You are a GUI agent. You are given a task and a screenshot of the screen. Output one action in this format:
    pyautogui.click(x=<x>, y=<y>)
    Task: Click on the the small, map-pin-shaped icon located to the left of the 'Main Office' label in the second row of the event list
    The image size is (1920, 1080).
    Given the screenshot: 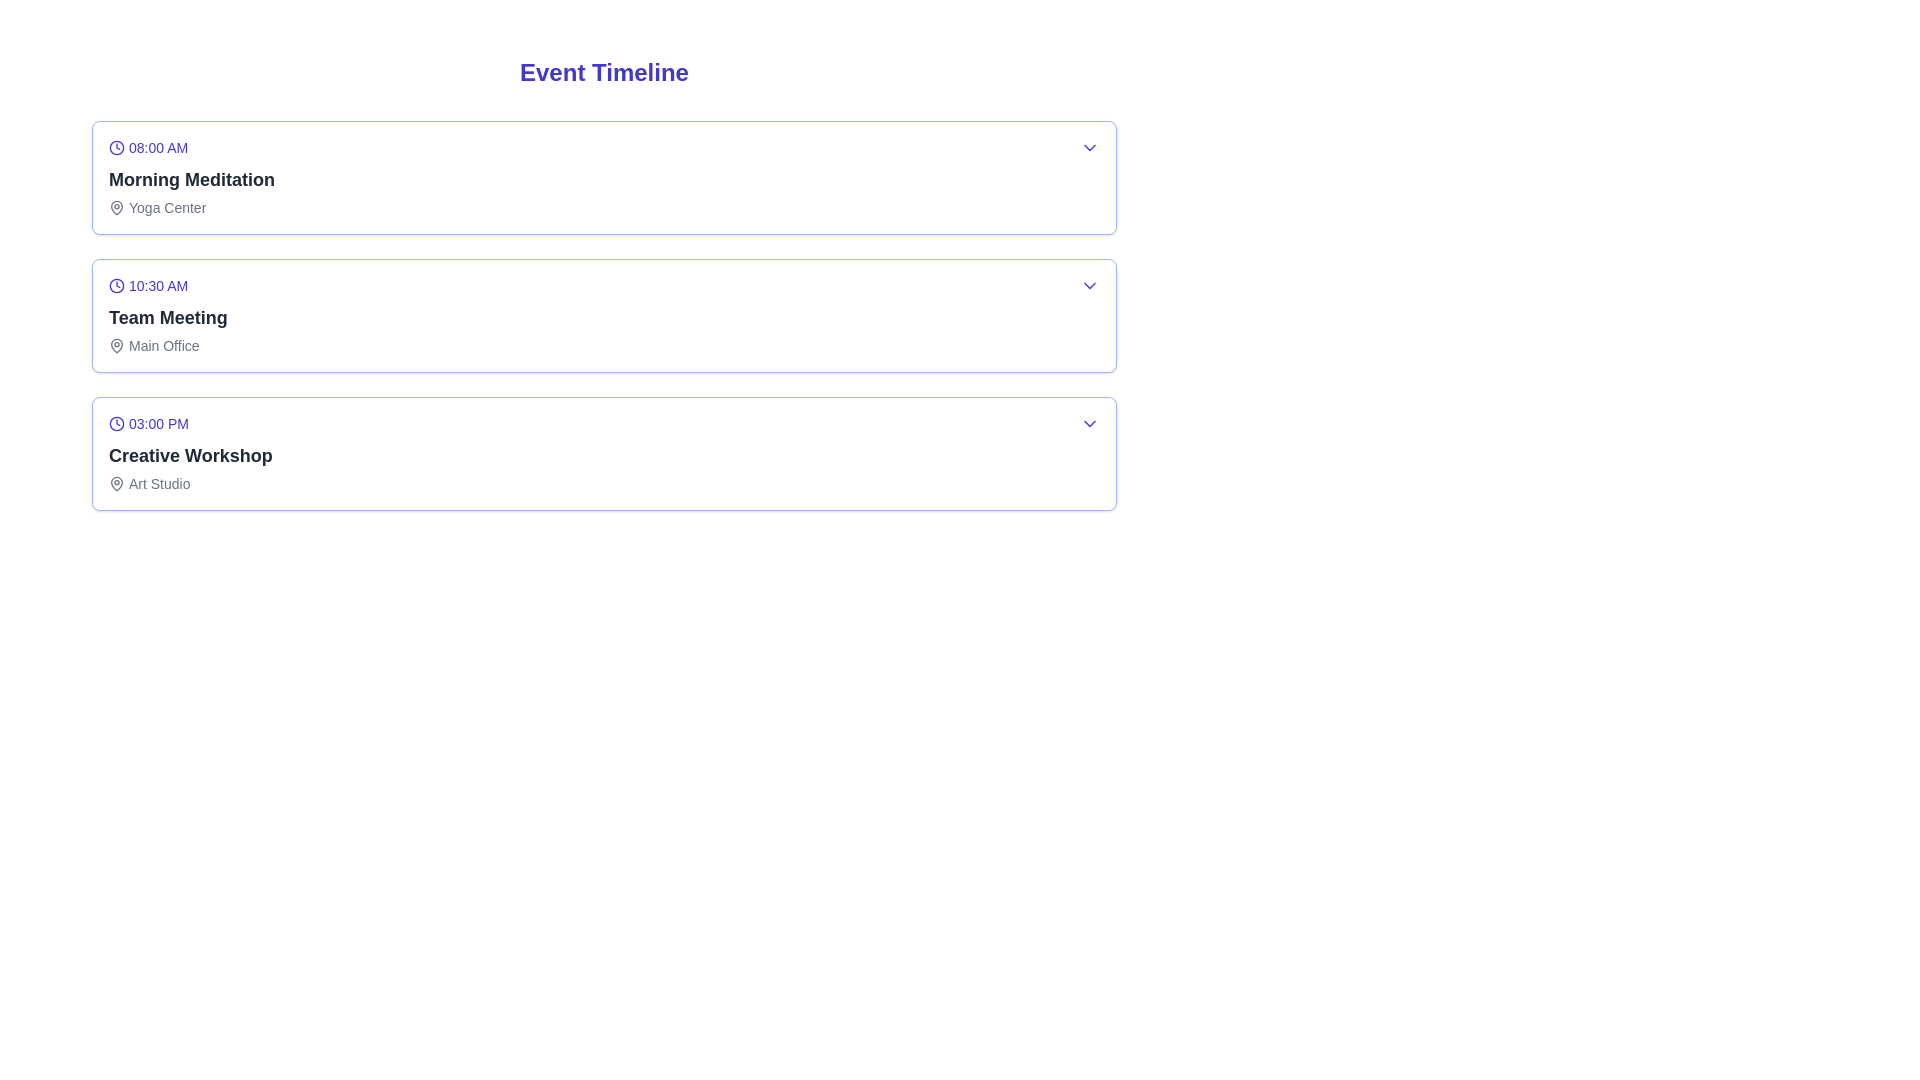 What is the action you would take?
    pyautogui.click(x=115, y=345)
    